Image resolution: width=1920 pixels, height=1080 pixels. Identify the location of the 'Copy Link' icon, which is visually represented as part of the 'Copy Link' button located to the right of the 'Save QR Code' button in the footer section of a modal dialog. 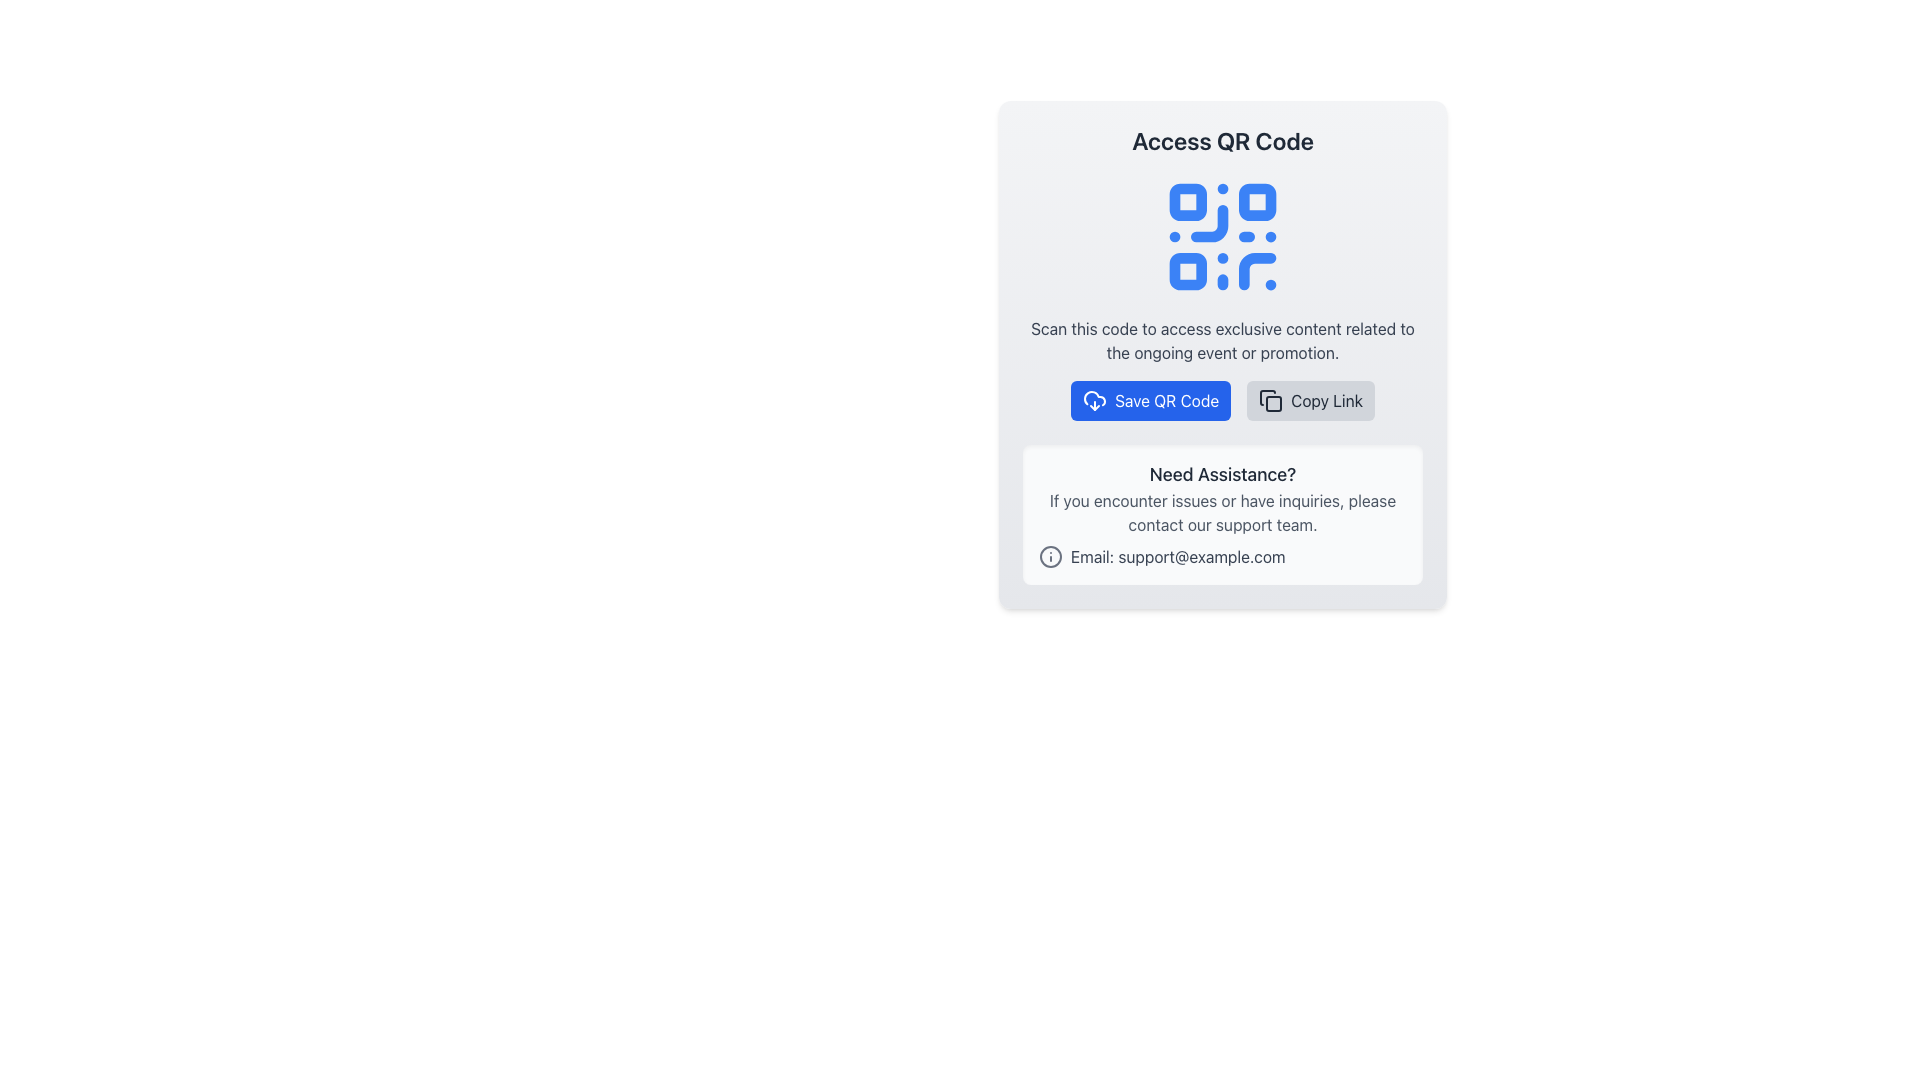
(1270, 401).